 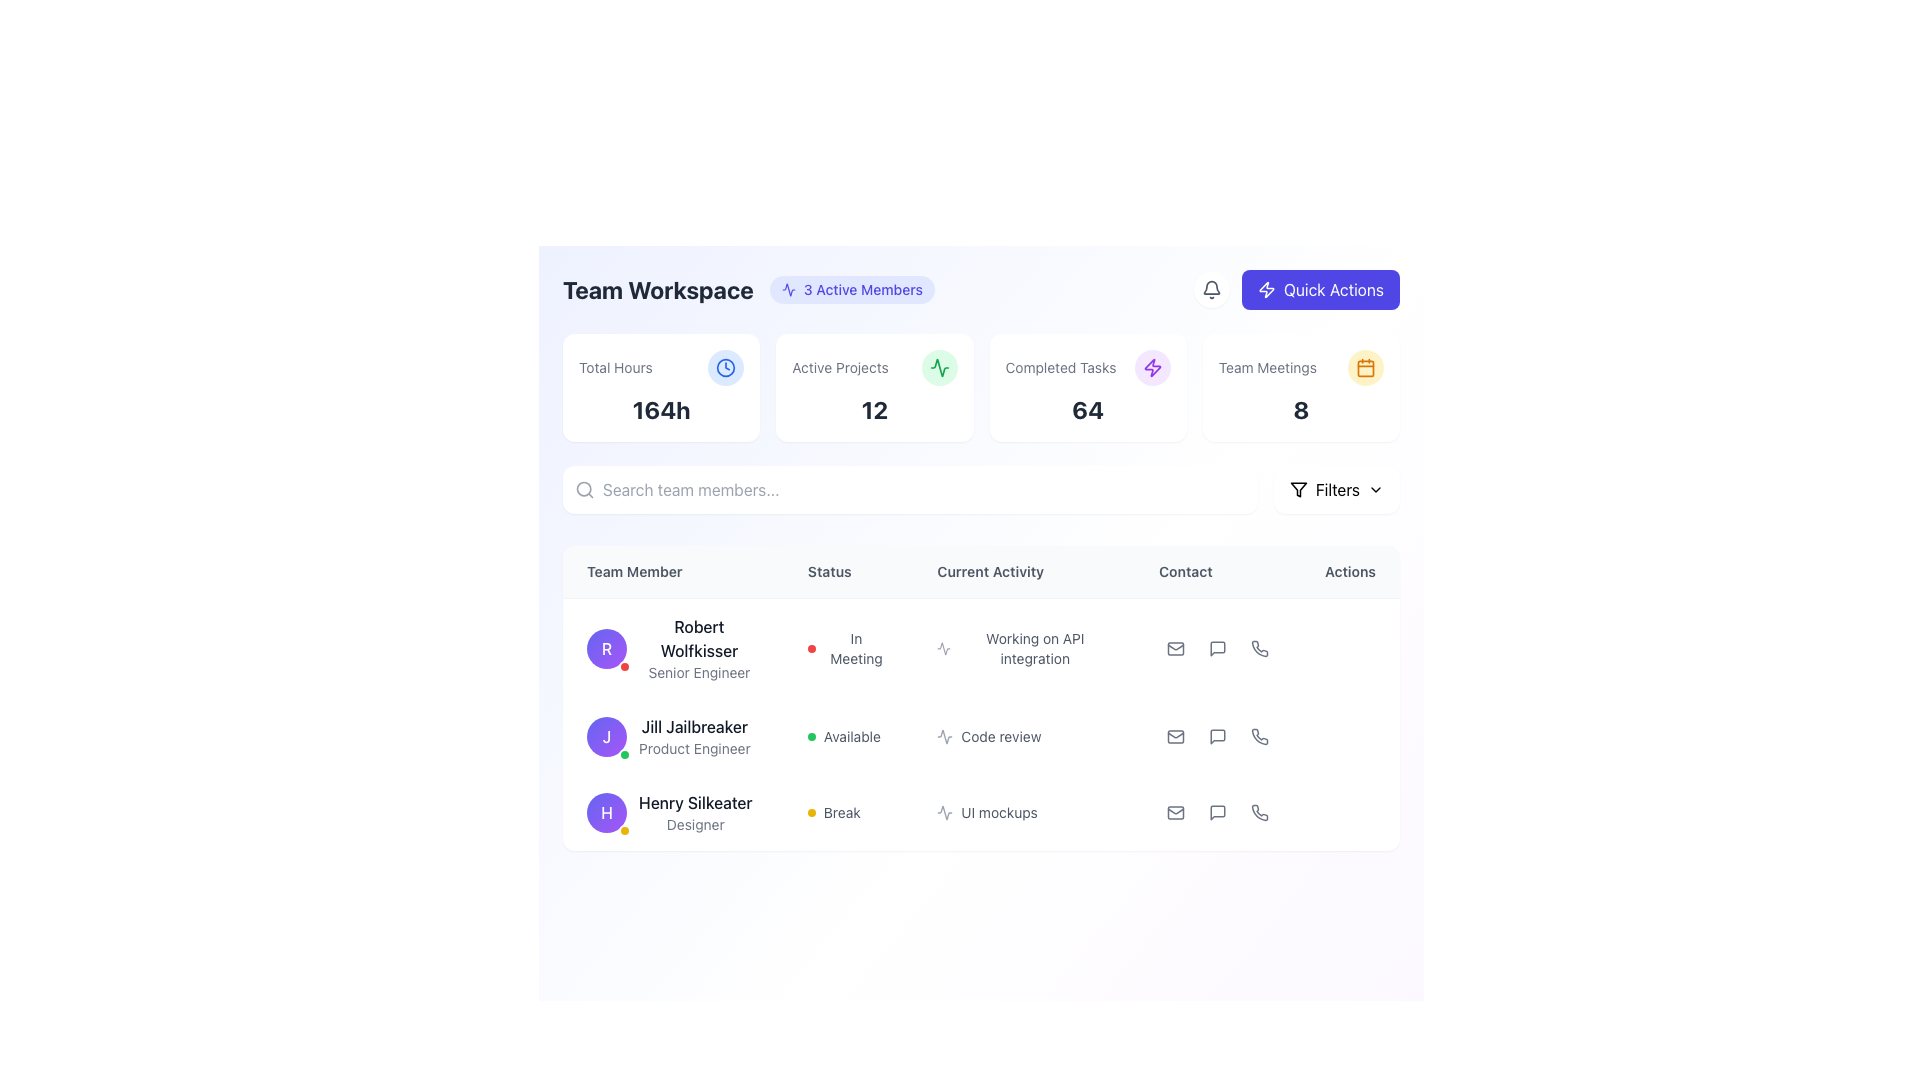 What do you see at coordinates (1320, 289) in the screenshot?
I see `the shortcut button located in the top-right section of the interface, adjacent to the notification bell icon` at bounding box center [1320, 289].